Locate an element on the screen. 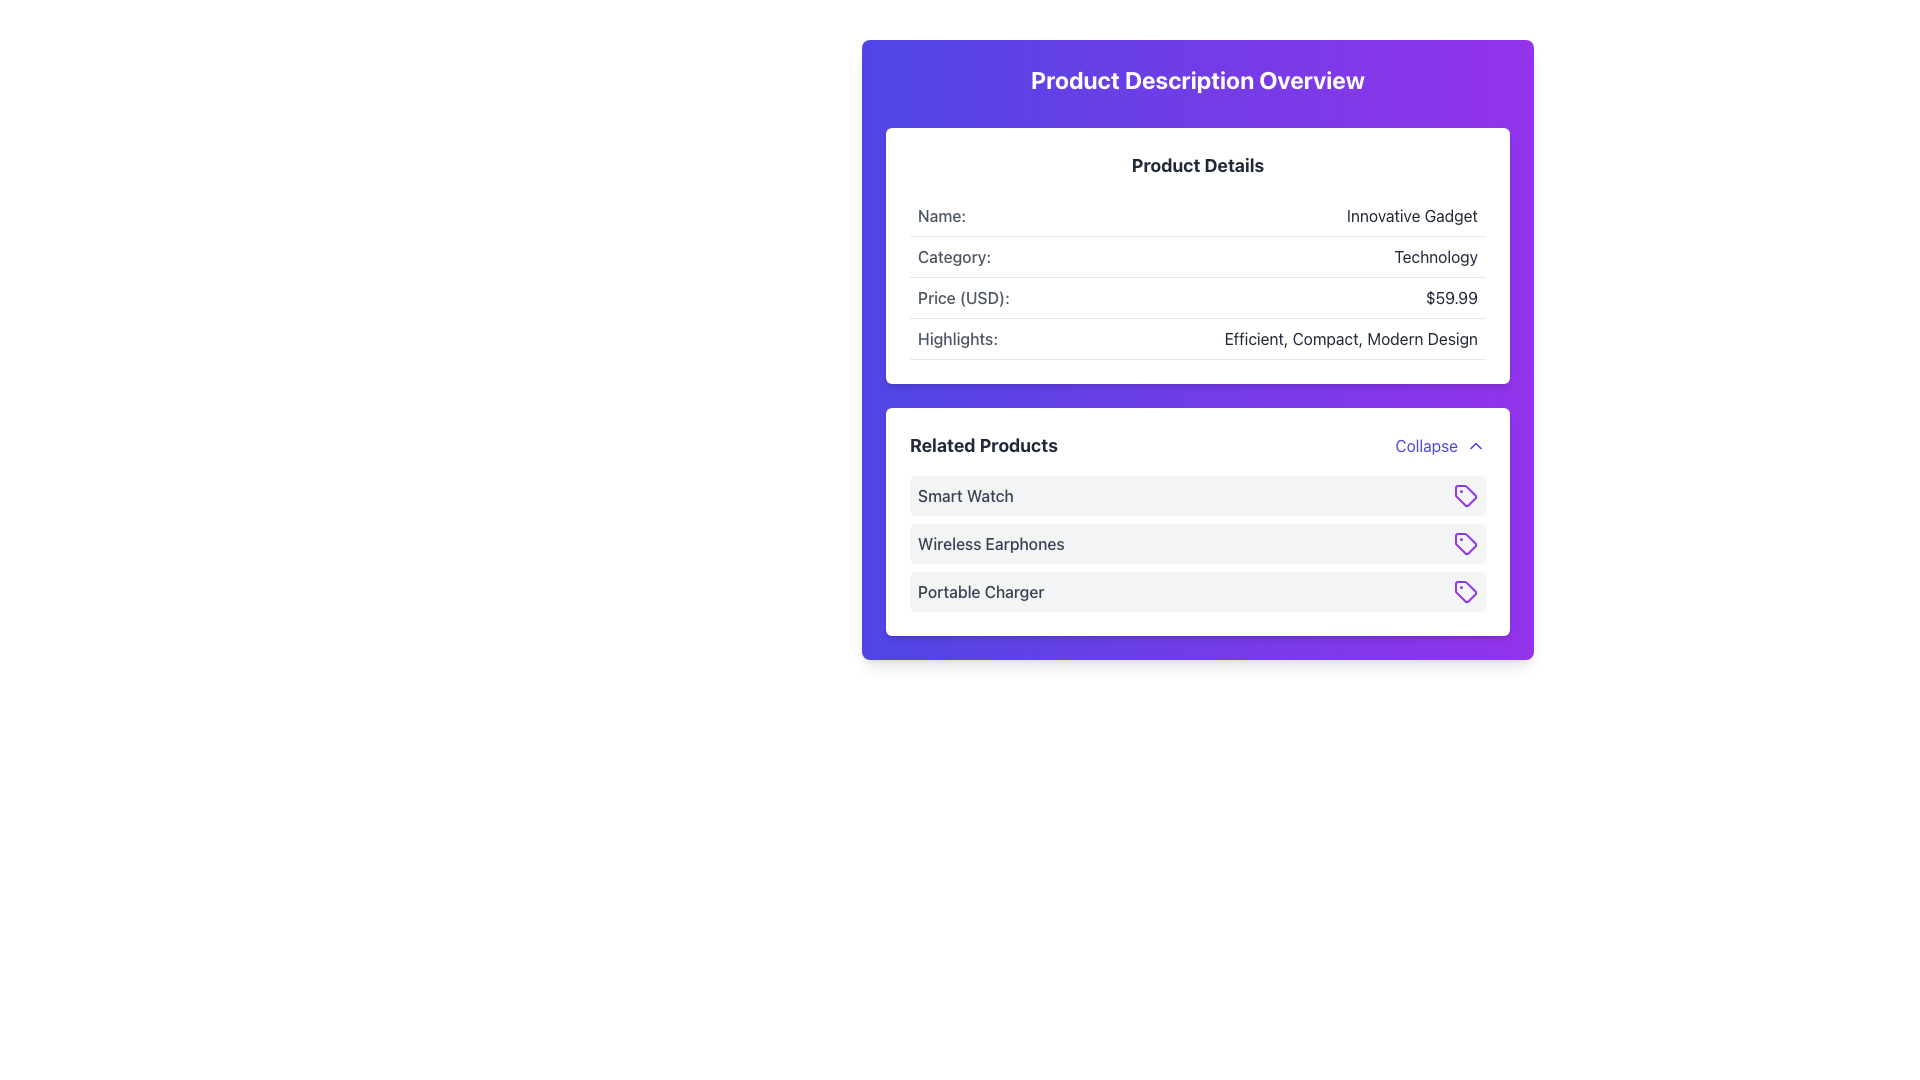  the text label displaying 'Wireless Earphones' in the second item slot of the 'Related Products' section, which is visually aligned with a grayish color and a rounded rectangle background is located at coordinates (991, 543).